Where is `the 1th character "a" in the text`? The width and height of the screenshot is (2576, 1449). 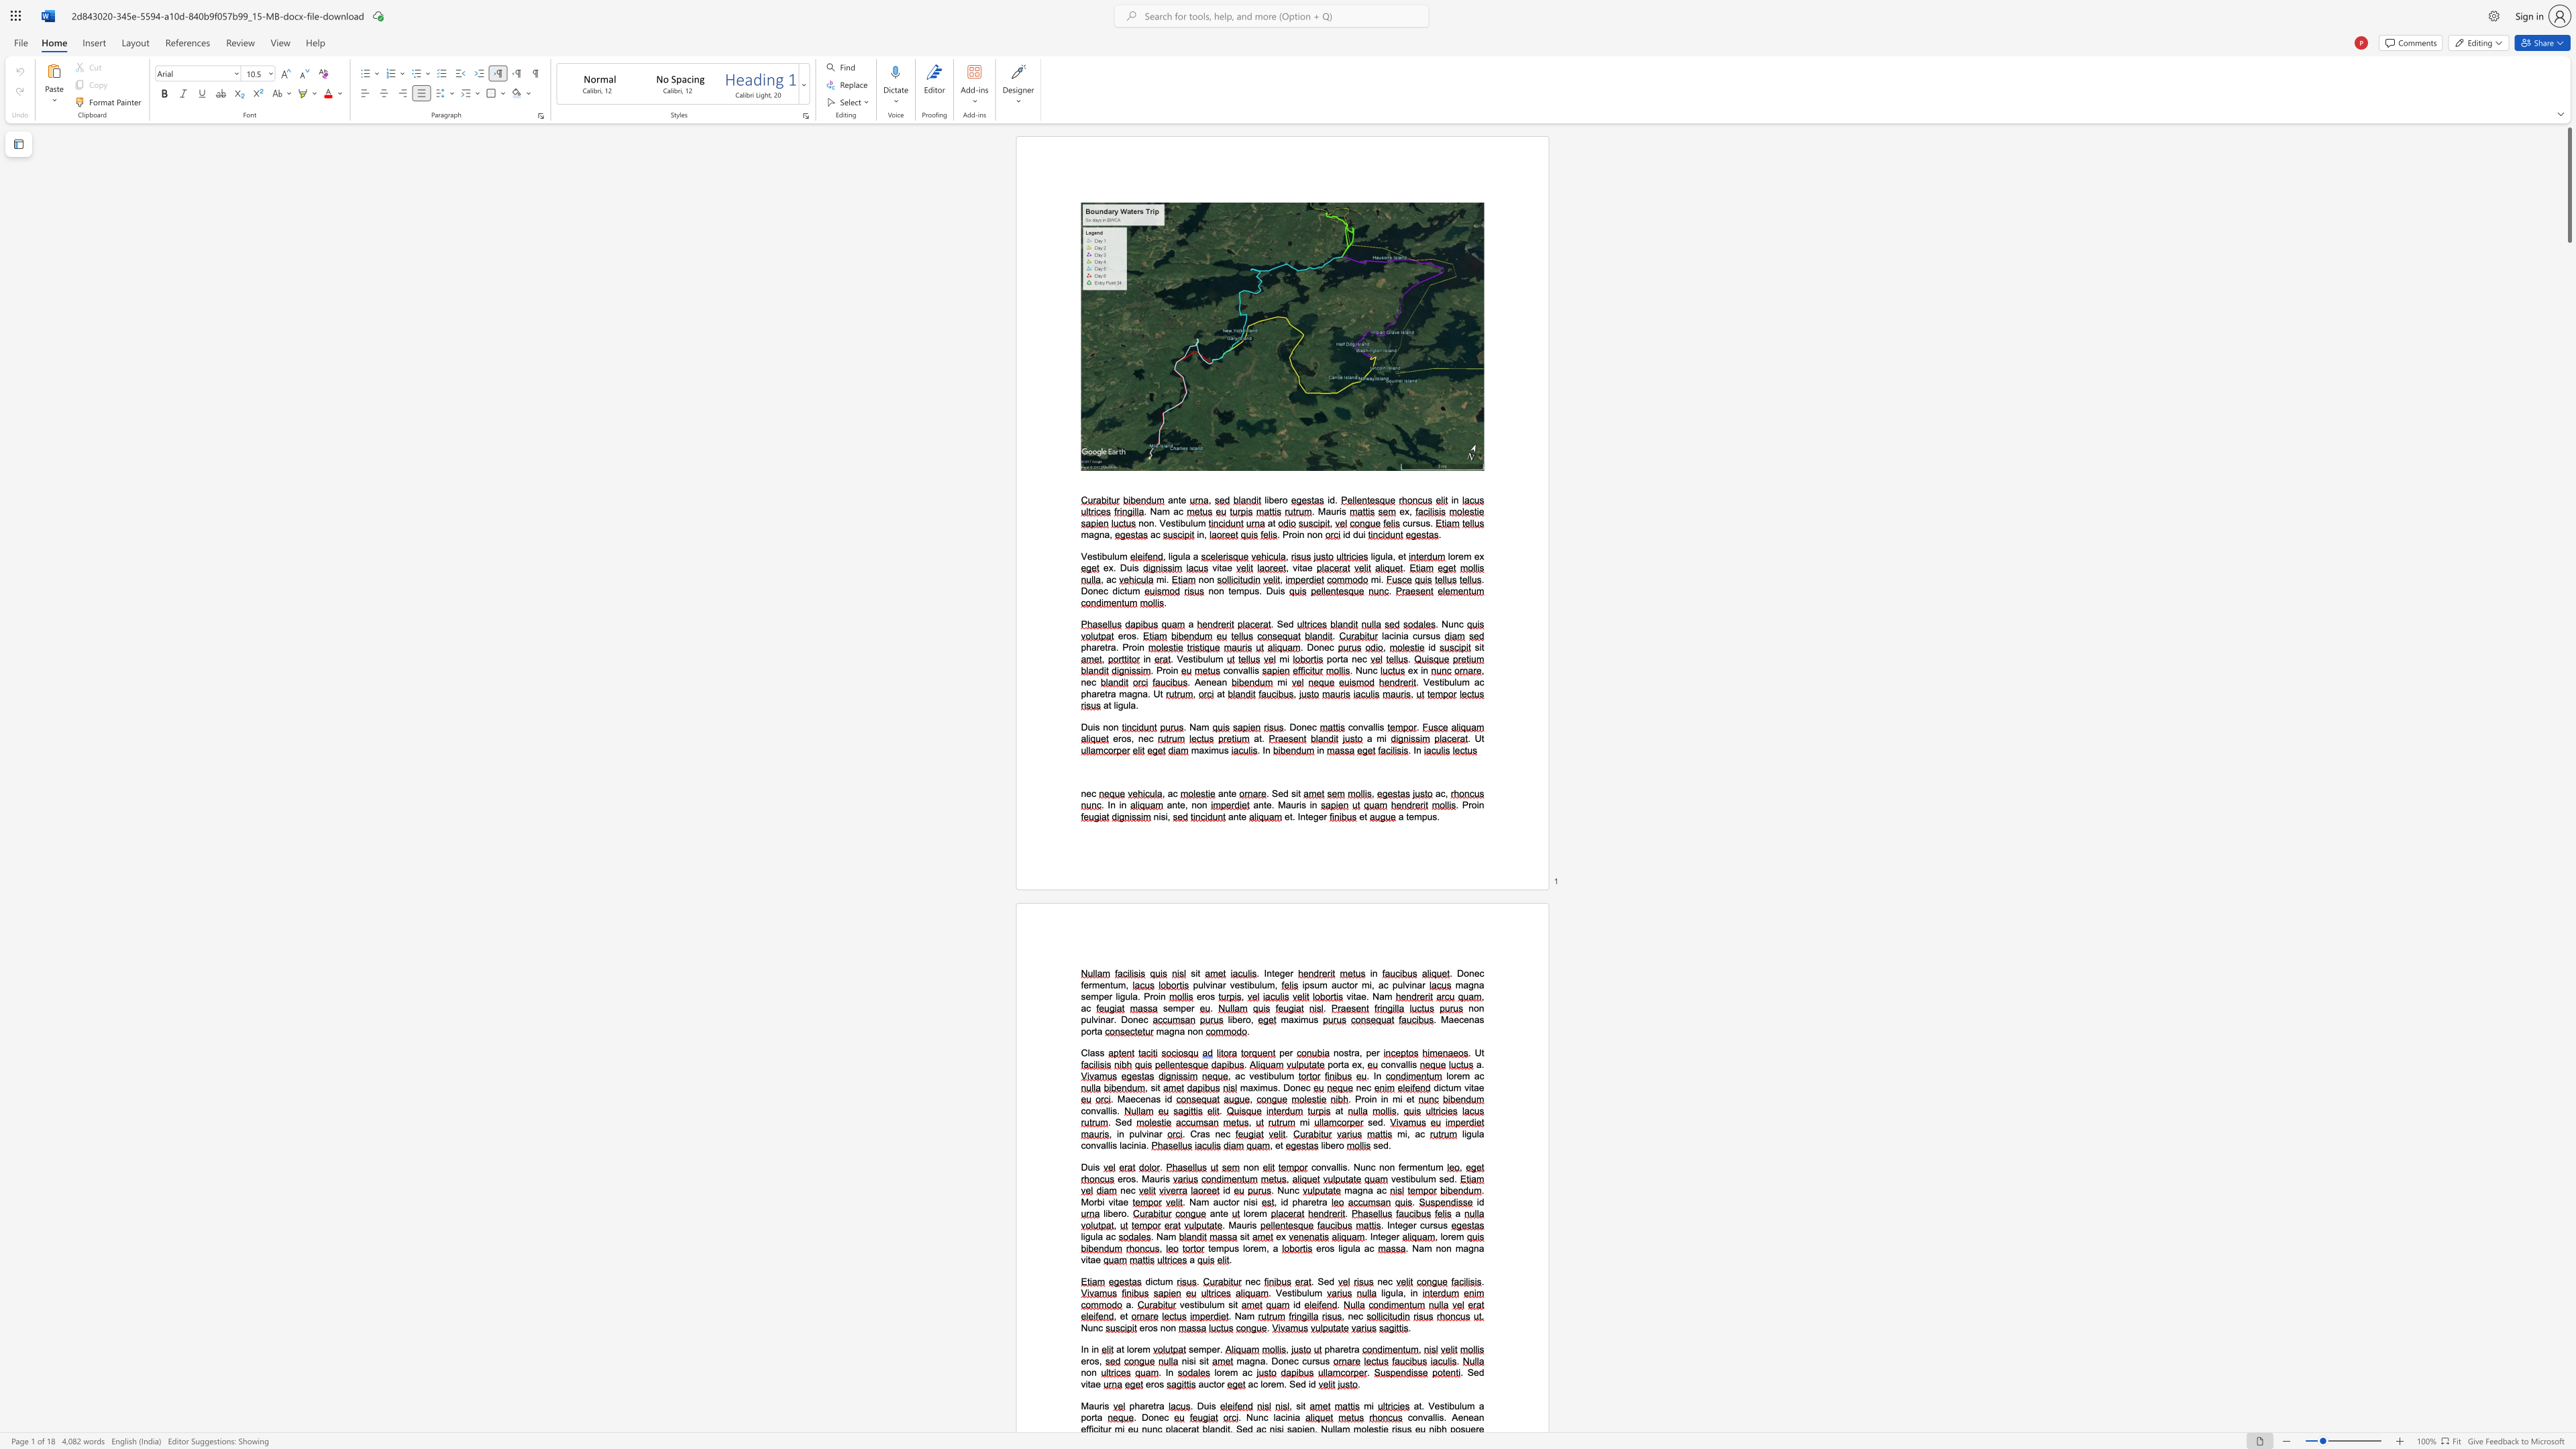
the 1th character "a" in the text is located at coordinates (1474, 1087).